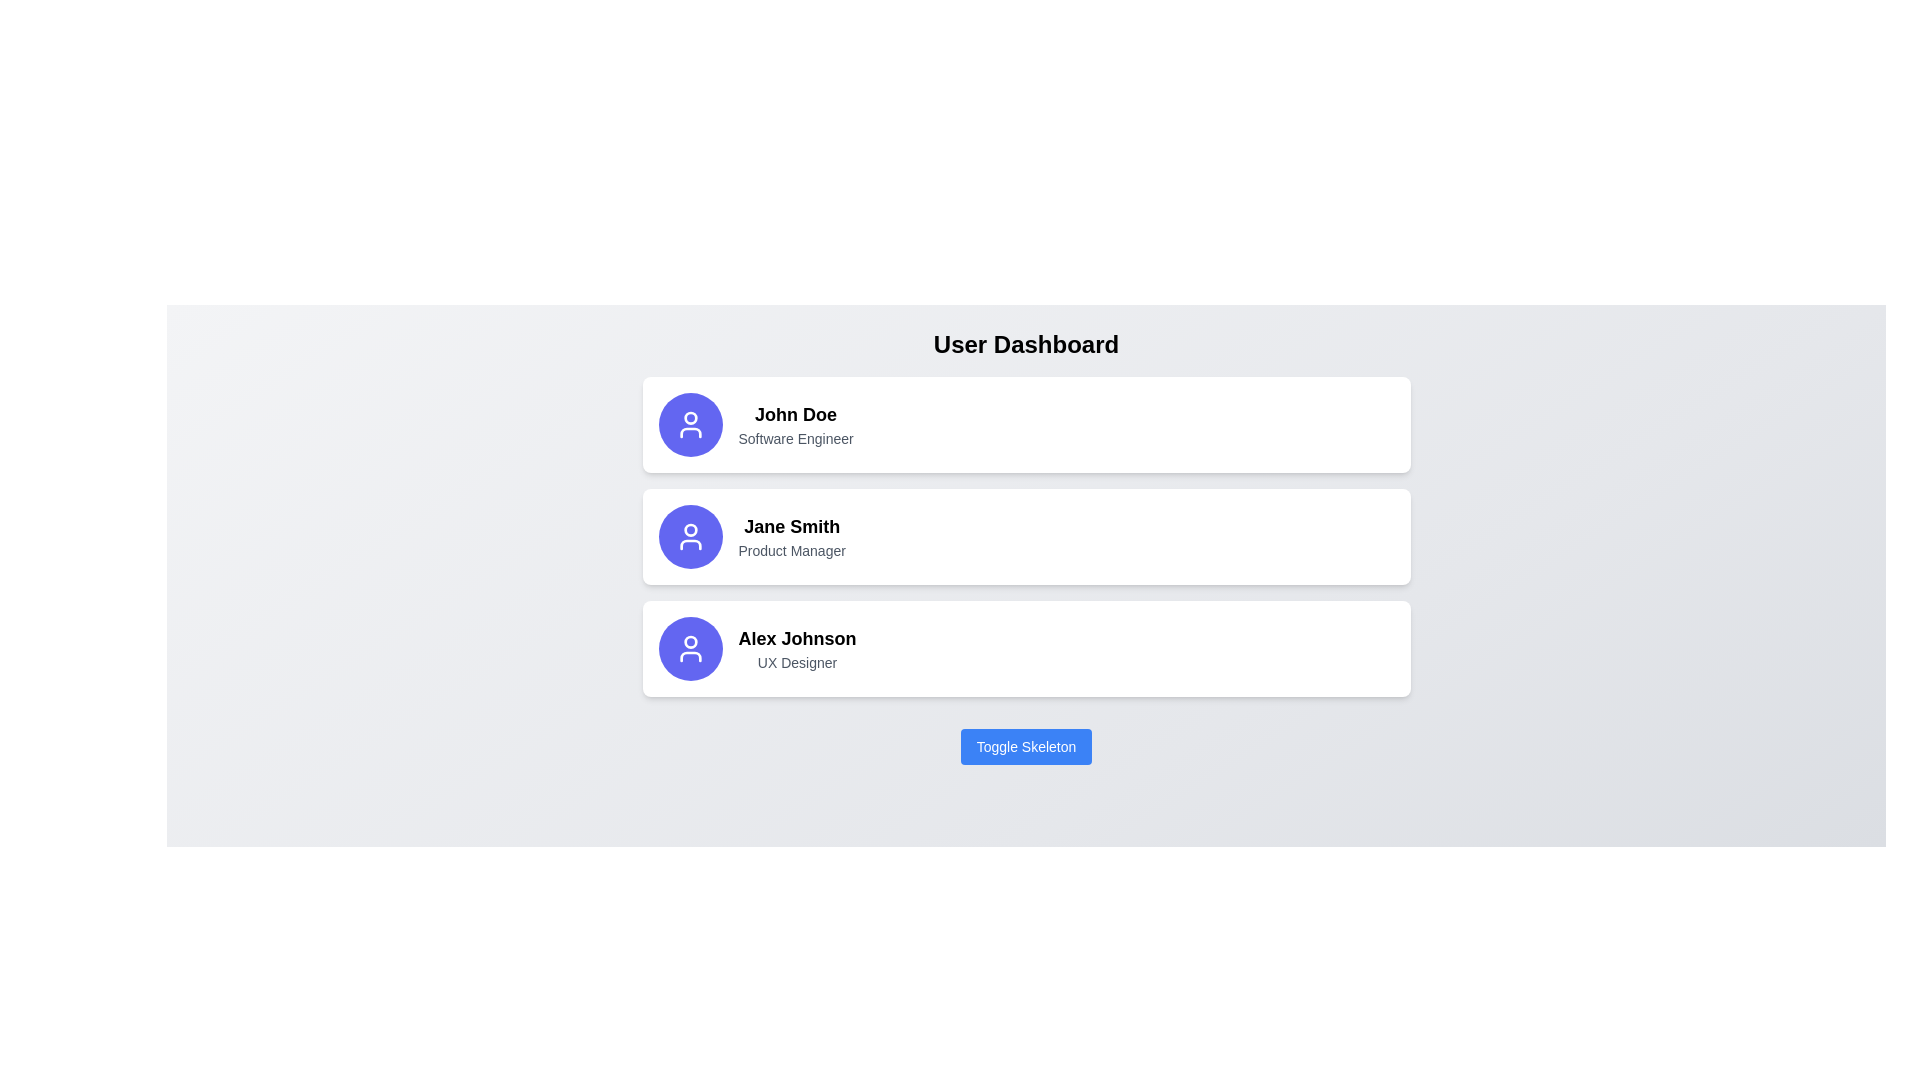  What do you see at coordinates (796, 648) in the screenshot?
I see `text block displaying the user's name 'Alex Johnson' and role 'UX Designer', located within the third user card in a vertical list on the right side` at bounding box center [796, 648].